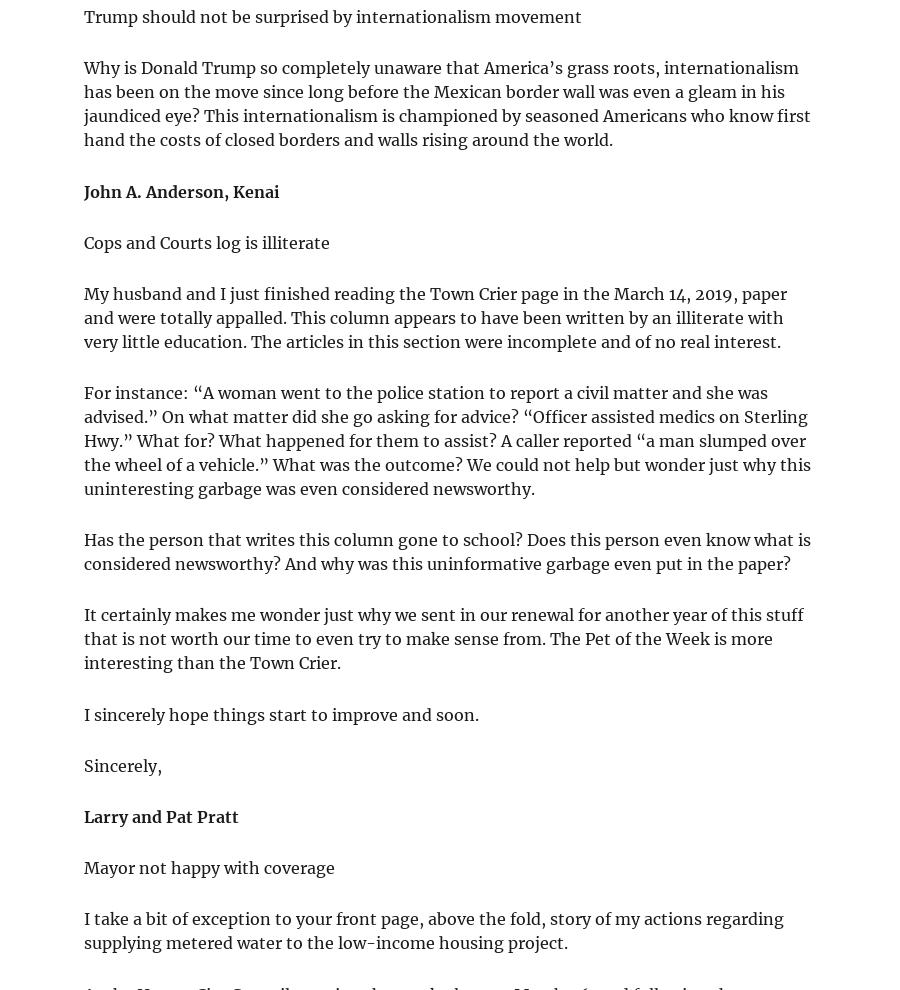 This screenshot has width=900, height=990. What do you see at coordinates (280, 712) in the screenshot?
I see `'I sincerely hope things start to improve and soon.'` at bounding box center [280, 712].